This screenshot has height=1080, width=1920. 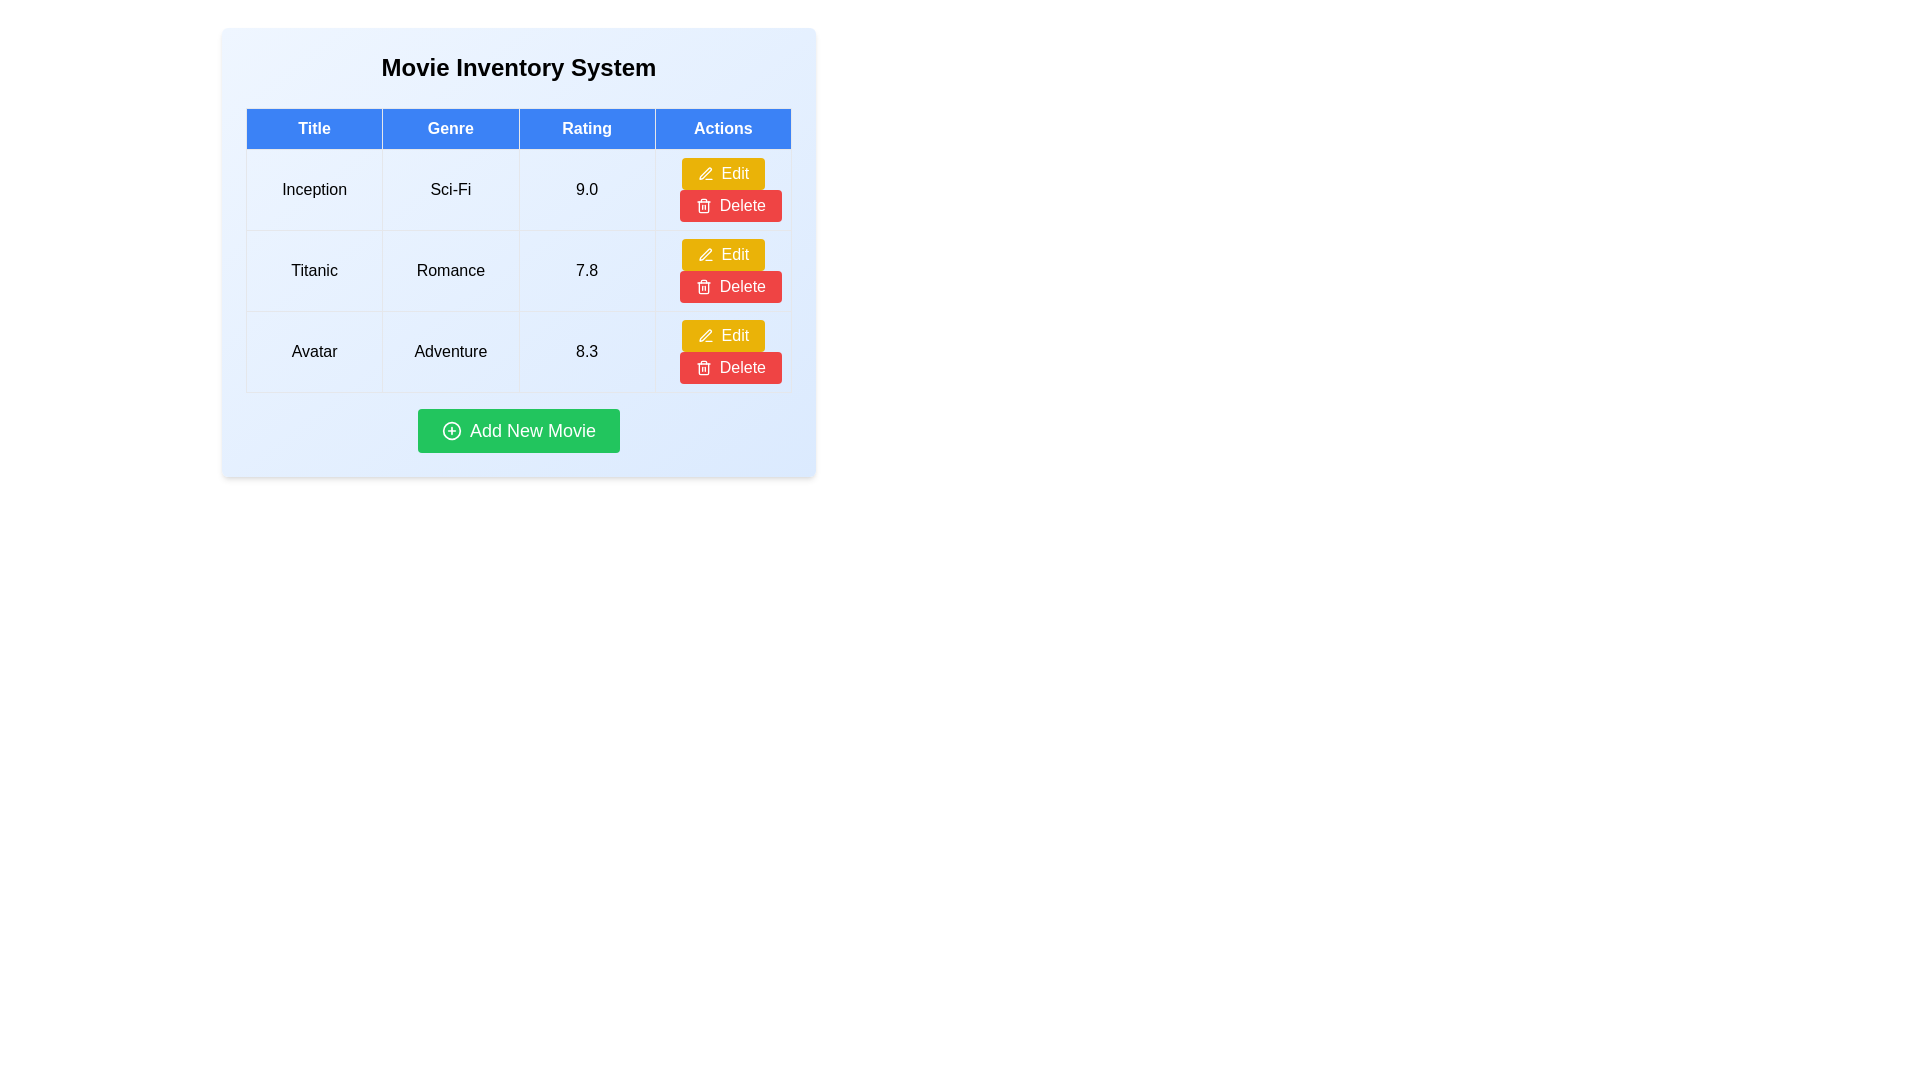 I want to click on the 'Rating' Table Header Cell, which is a rectangular cell with a blue background and white text, positioned between the 'Genre' and 'Actions' columns, so click(x=586, y=128).